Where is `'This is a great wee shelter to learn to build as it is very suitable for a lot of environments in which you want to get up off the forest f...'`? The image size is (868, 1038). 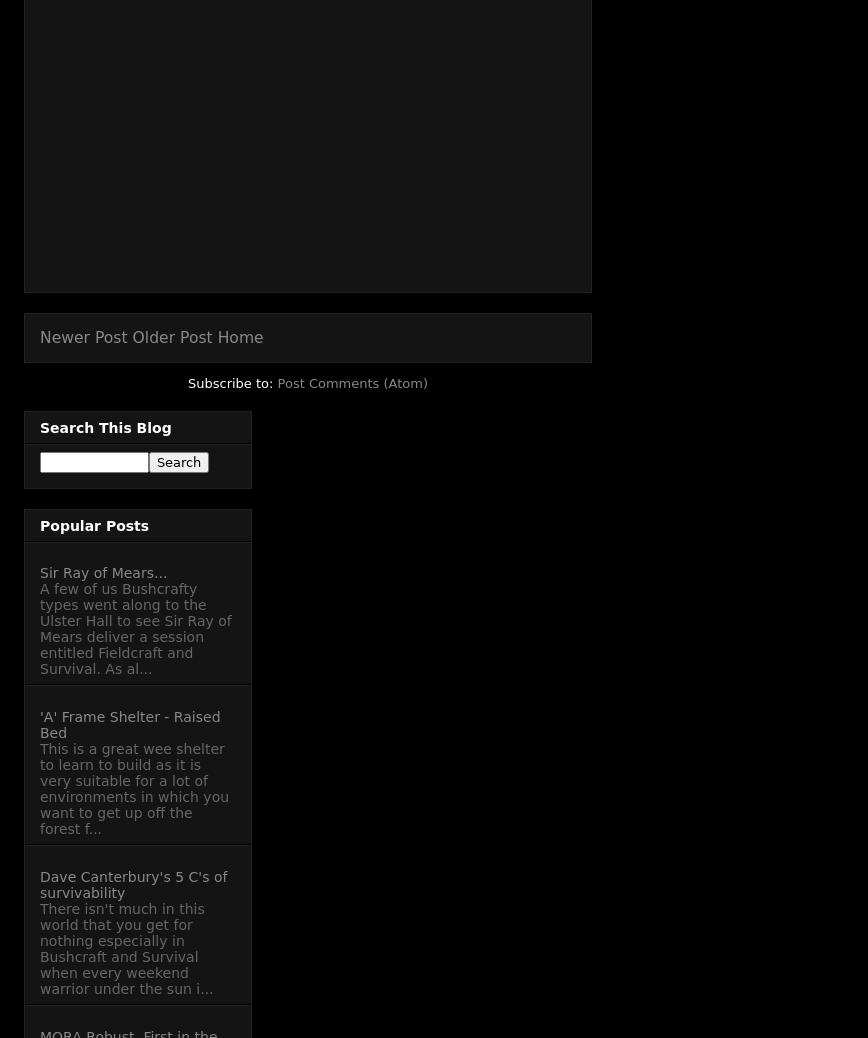
'This is a great wee shelter to learn to build as it is very suitable for a lot of environments in which you want to get up off the forest f...' is located at coordinates (134, 788).